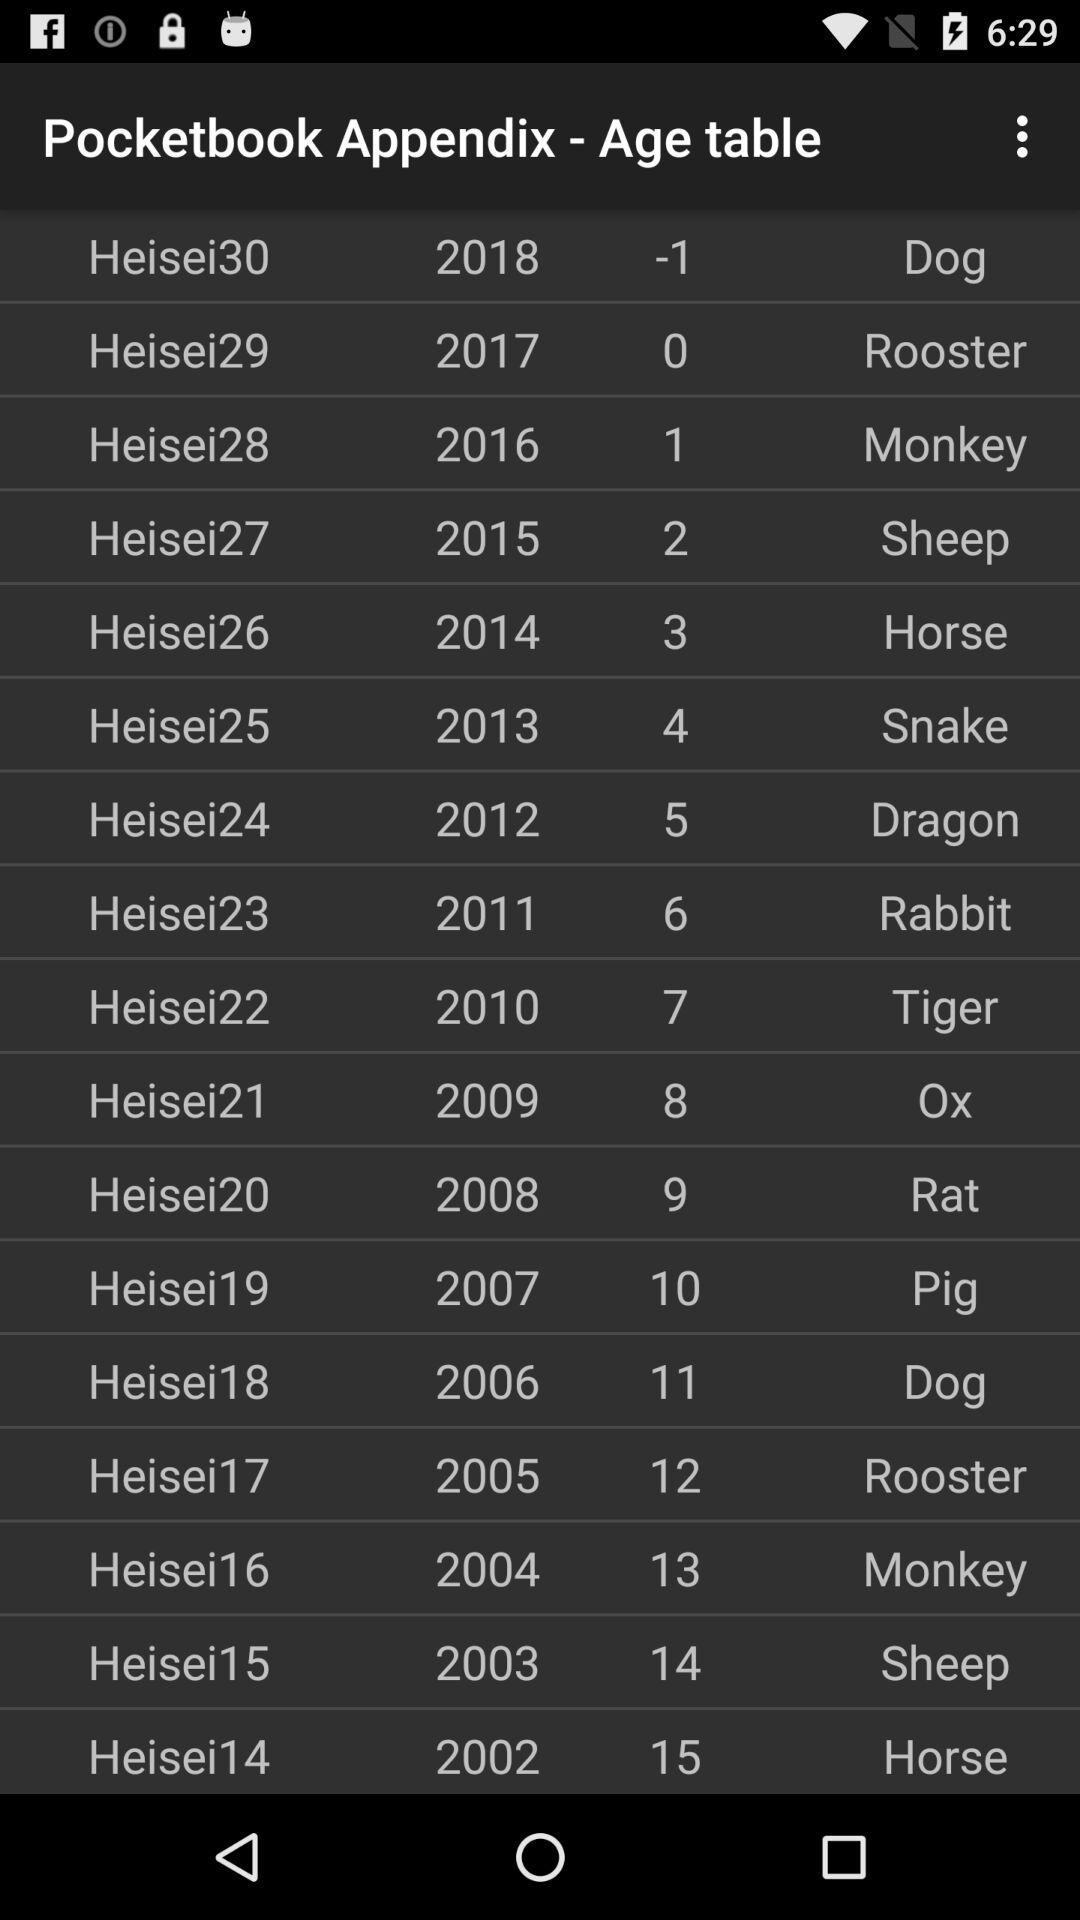  Describe the element at coordinates (945, 1192) in the screenshot. I see `the item next to the 9 icon` at that location.